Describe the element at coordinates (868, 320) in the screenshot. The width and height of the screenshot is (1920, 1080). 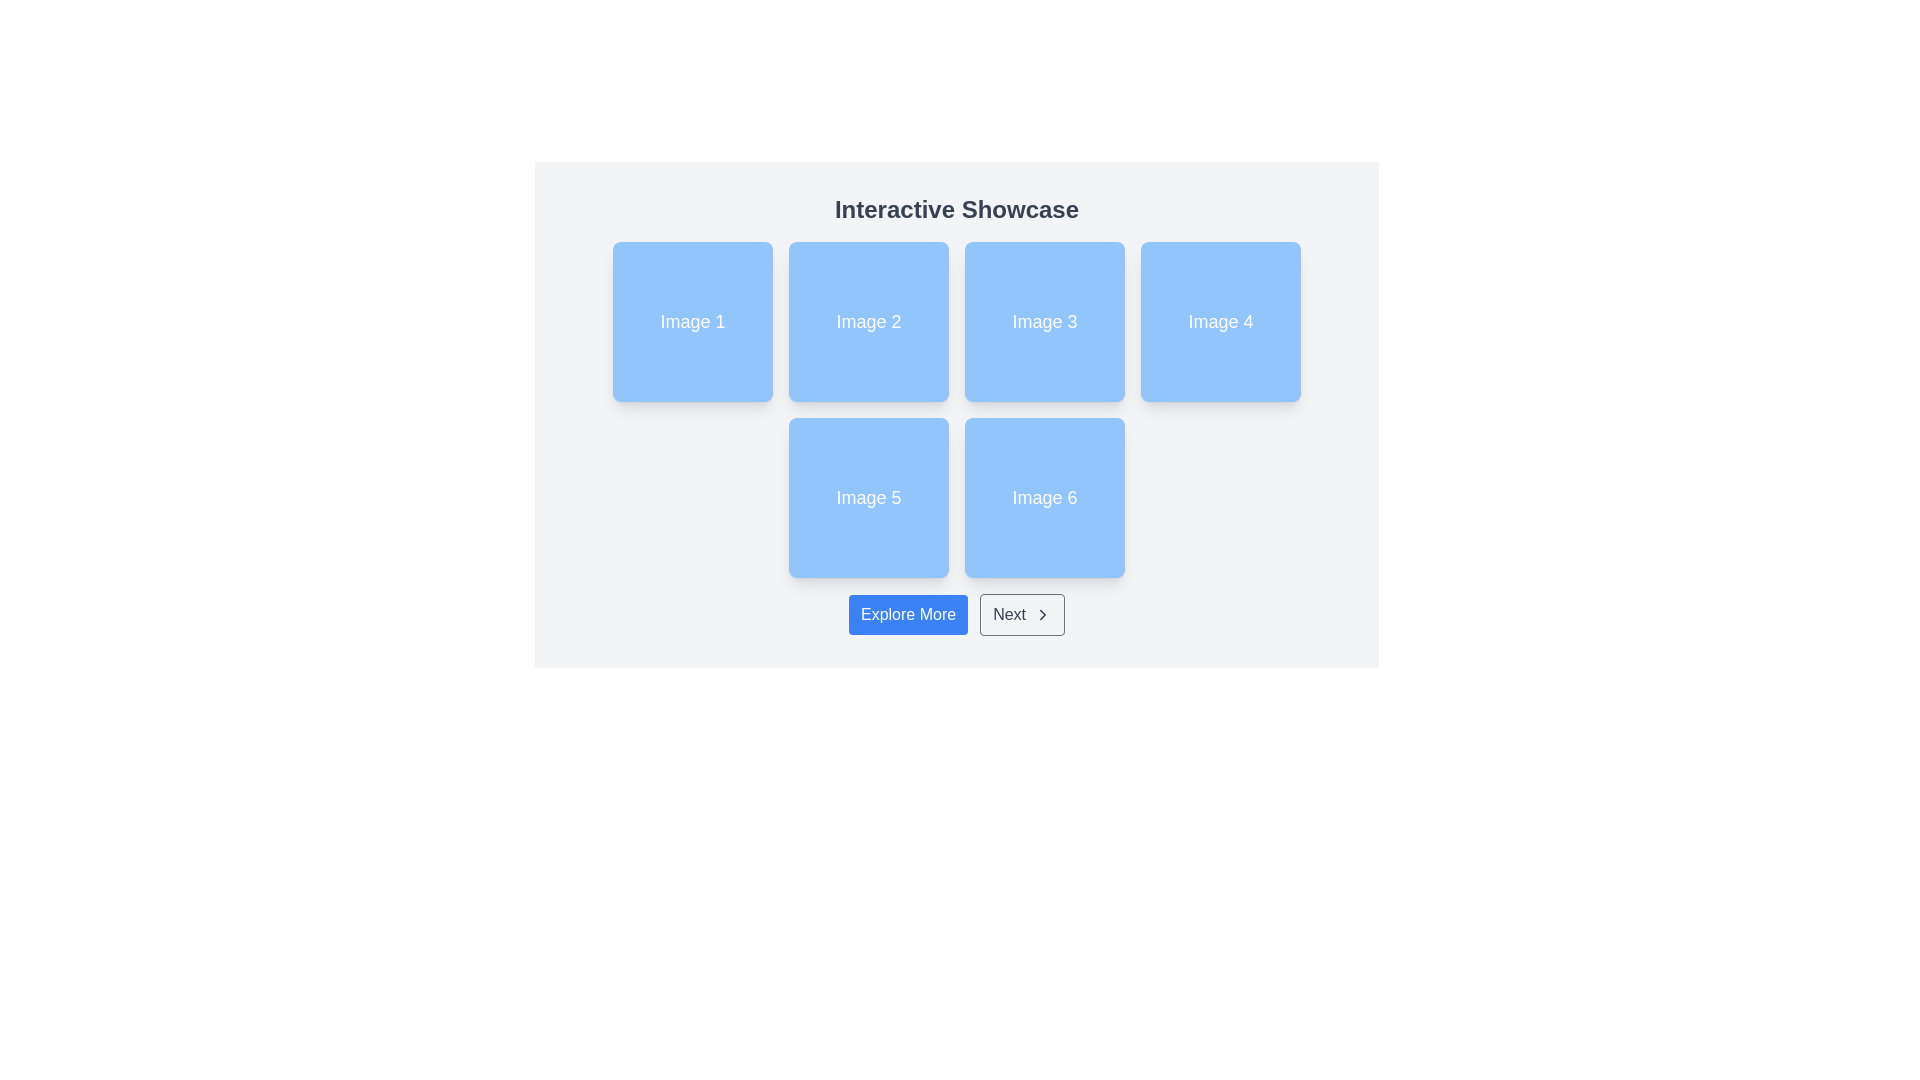
I see `the Display card, which is the second card in a grid layout of six cards, to observe transformation effects` at that location.